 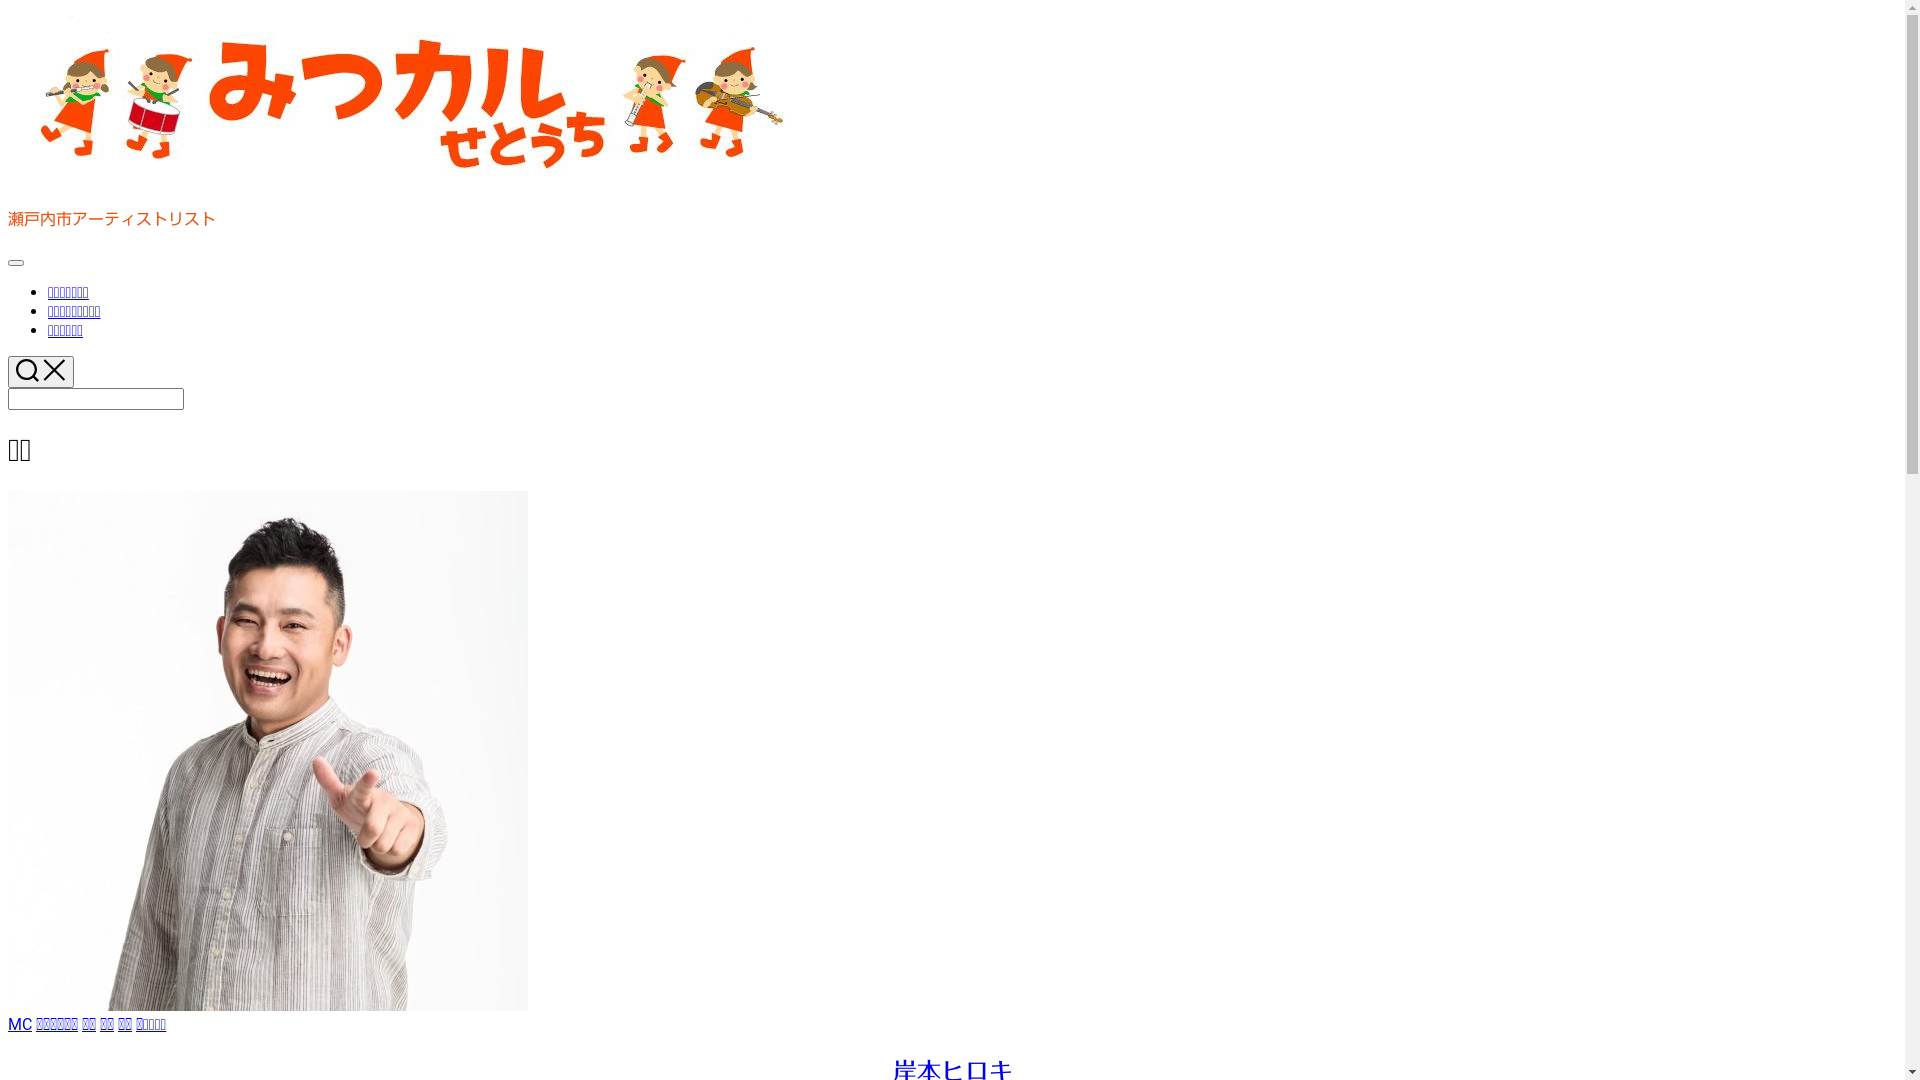 What do you see at coordinates (19, 1024) in the screenshot?
I see `'MC'` at bounding box center [19, 1024].